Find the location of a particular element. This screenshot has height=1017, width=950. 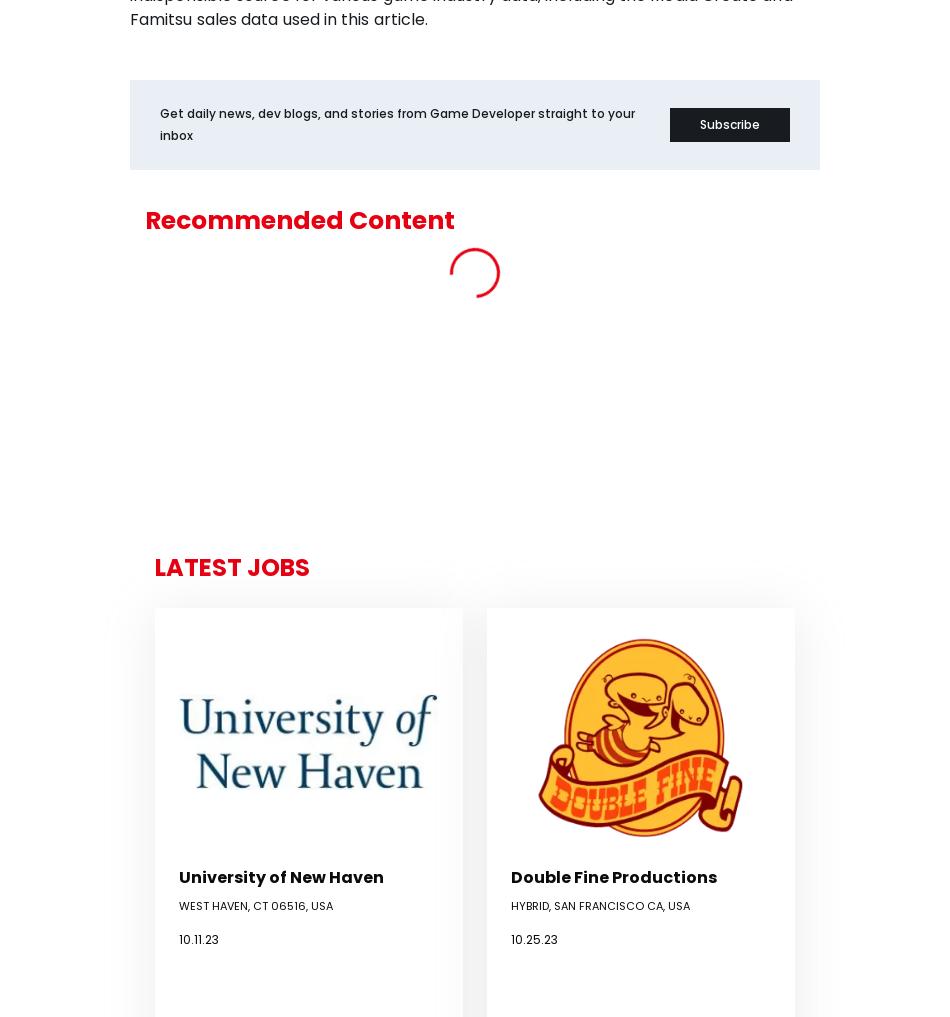

'Hybrid, San Francisco CA, USA' is located at coordinates (600, 904).